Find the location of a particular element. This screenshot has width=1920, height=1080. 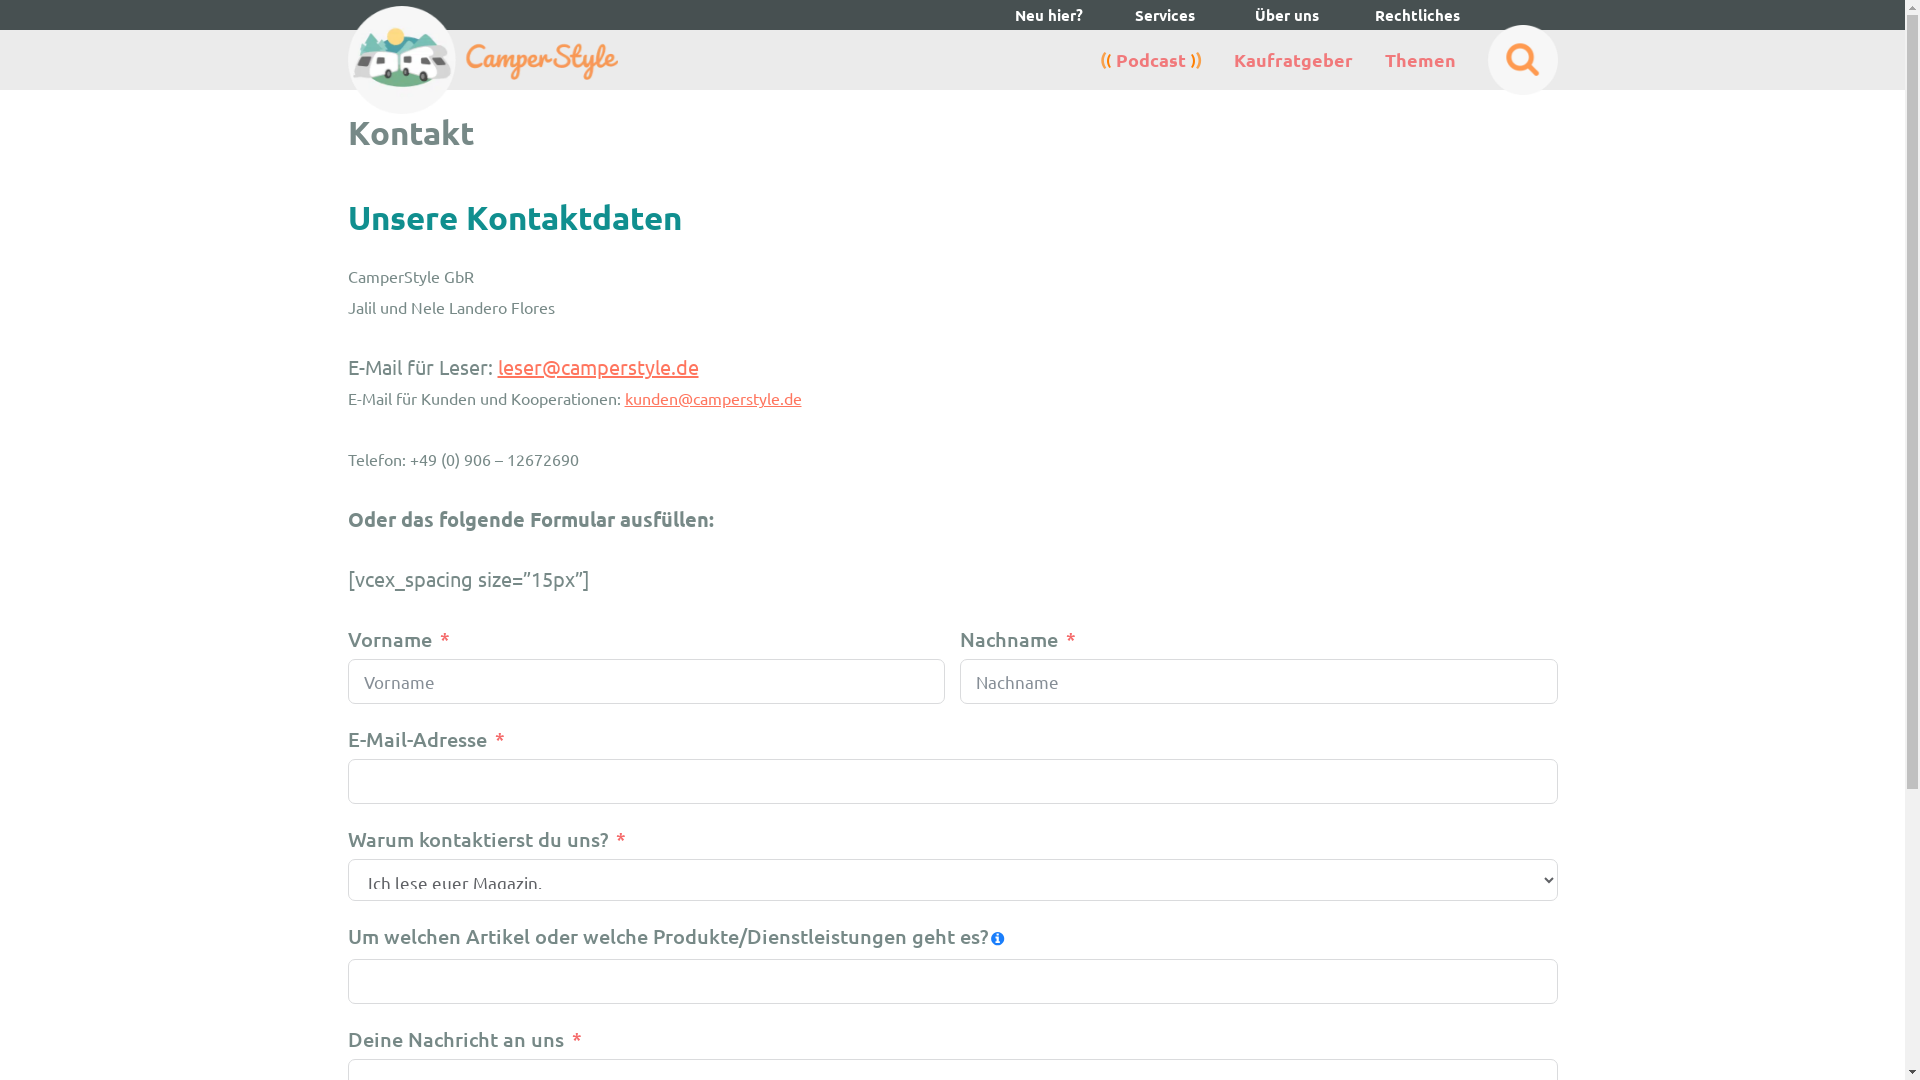

'Kaufratgeber' is located at coordinates (1232, 59).